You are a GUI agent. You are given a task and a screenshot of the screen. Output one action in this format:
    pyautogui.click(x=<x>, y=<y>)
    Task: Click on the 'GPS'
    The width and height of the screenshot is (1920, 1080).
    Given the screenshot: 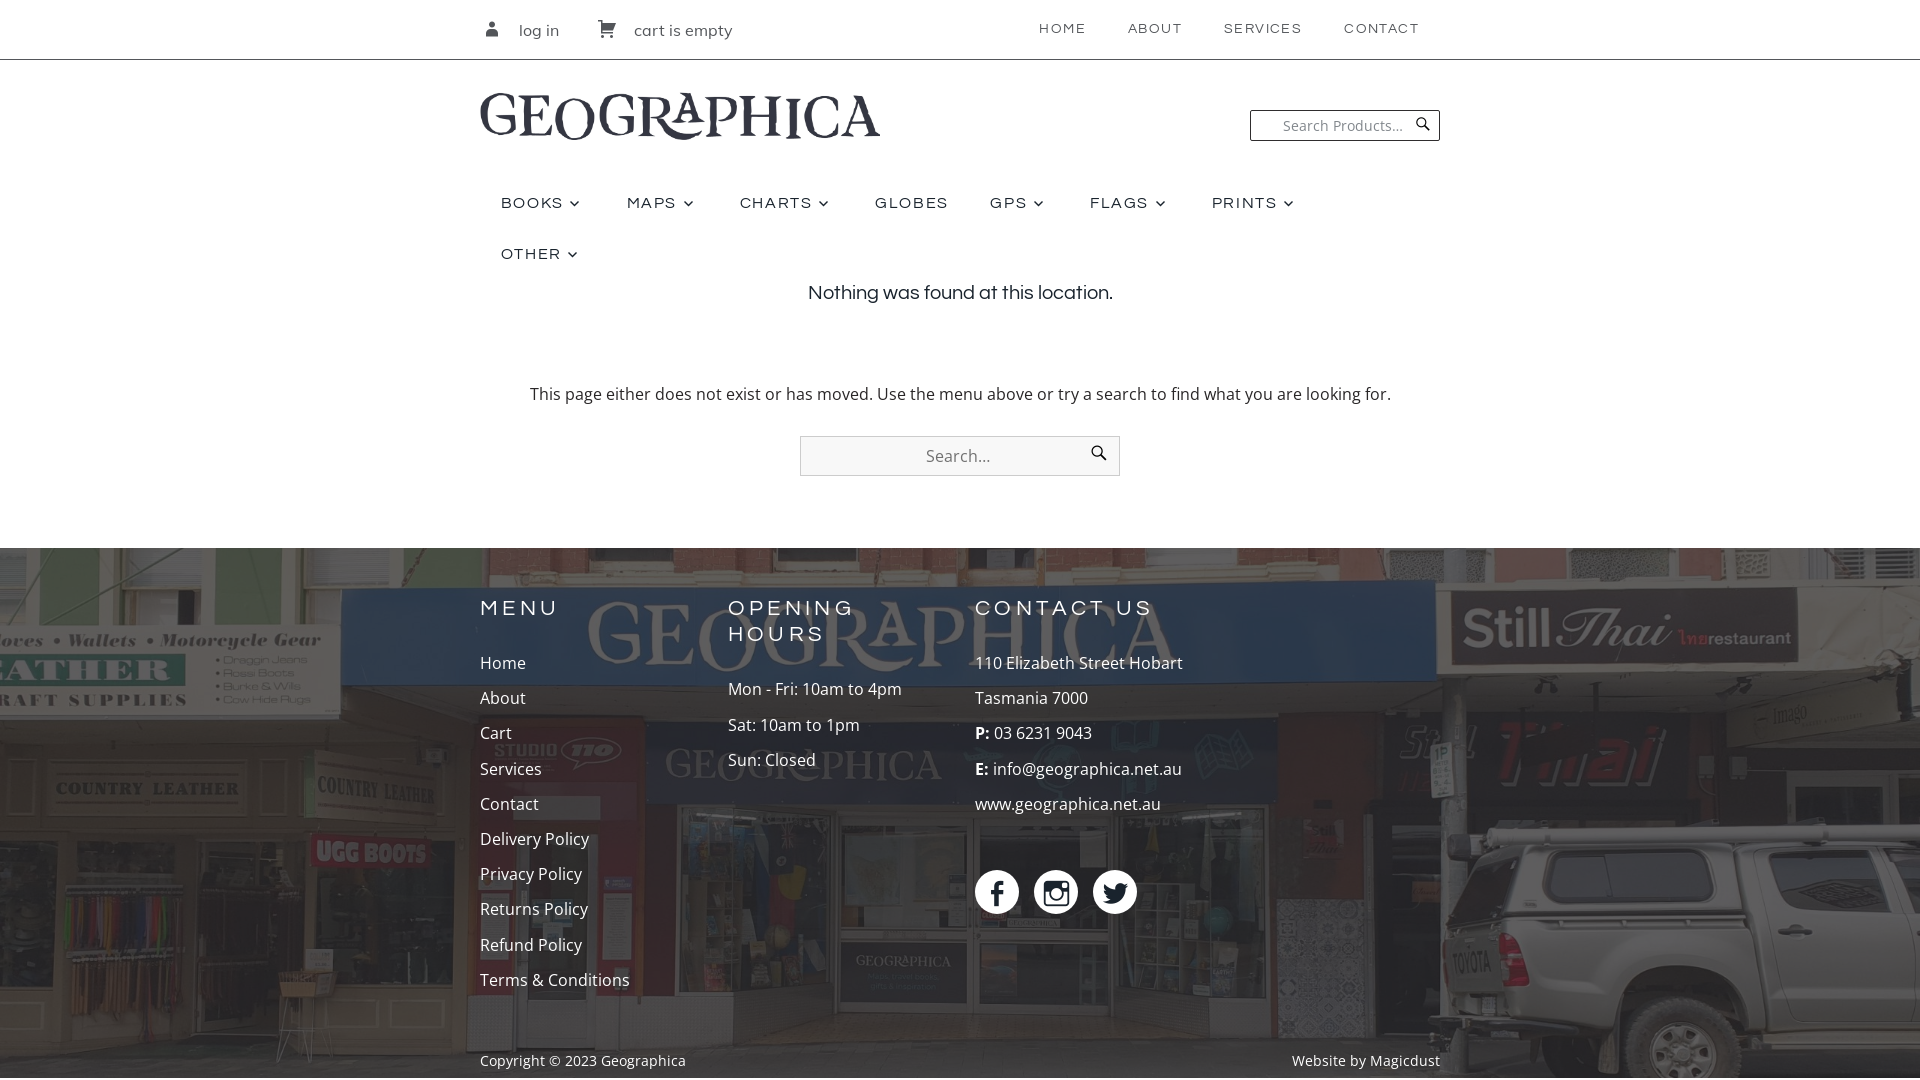 What is the action you would take?
    pyautogui.click(x=1019, y=203)
    